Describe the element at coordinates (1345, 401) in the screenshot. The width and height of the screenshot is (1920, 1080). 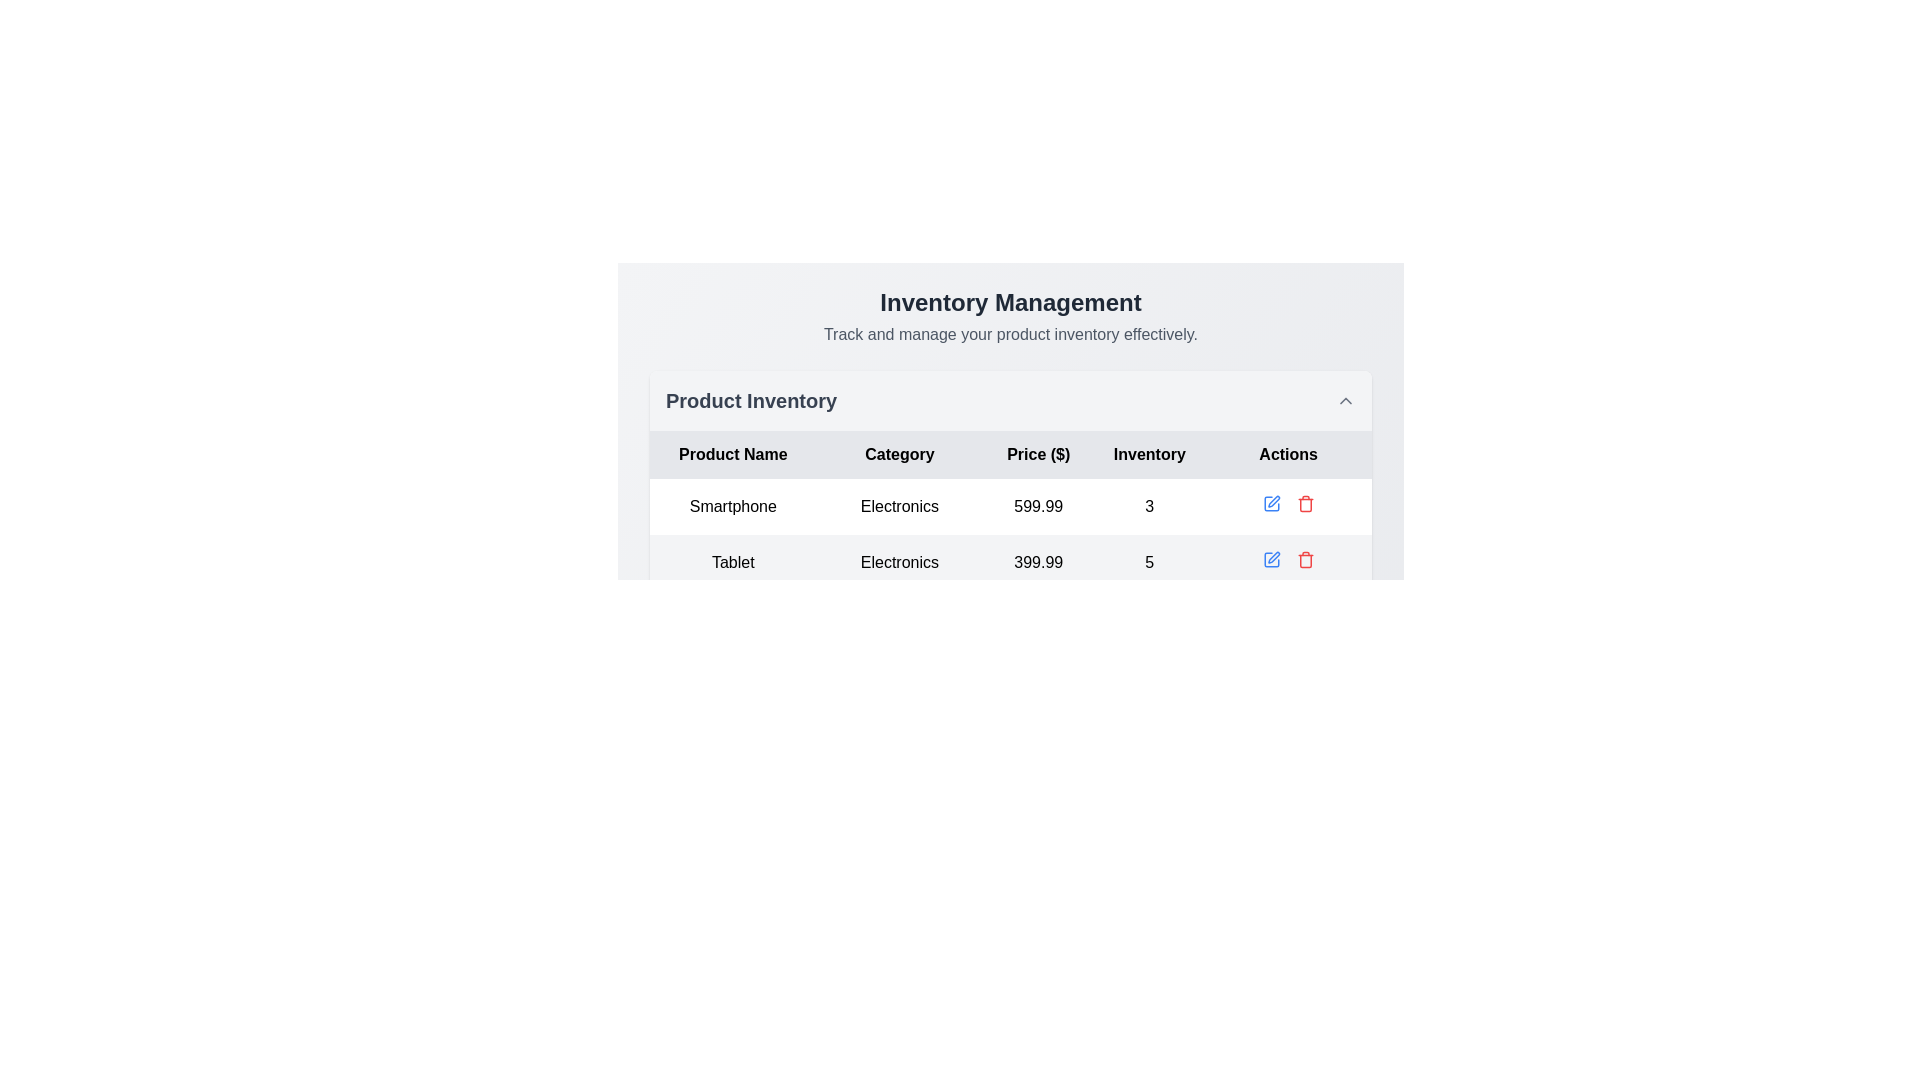
I see `the chevron icon button in the top-right corner of the 'Product Inventory' card` at that location.